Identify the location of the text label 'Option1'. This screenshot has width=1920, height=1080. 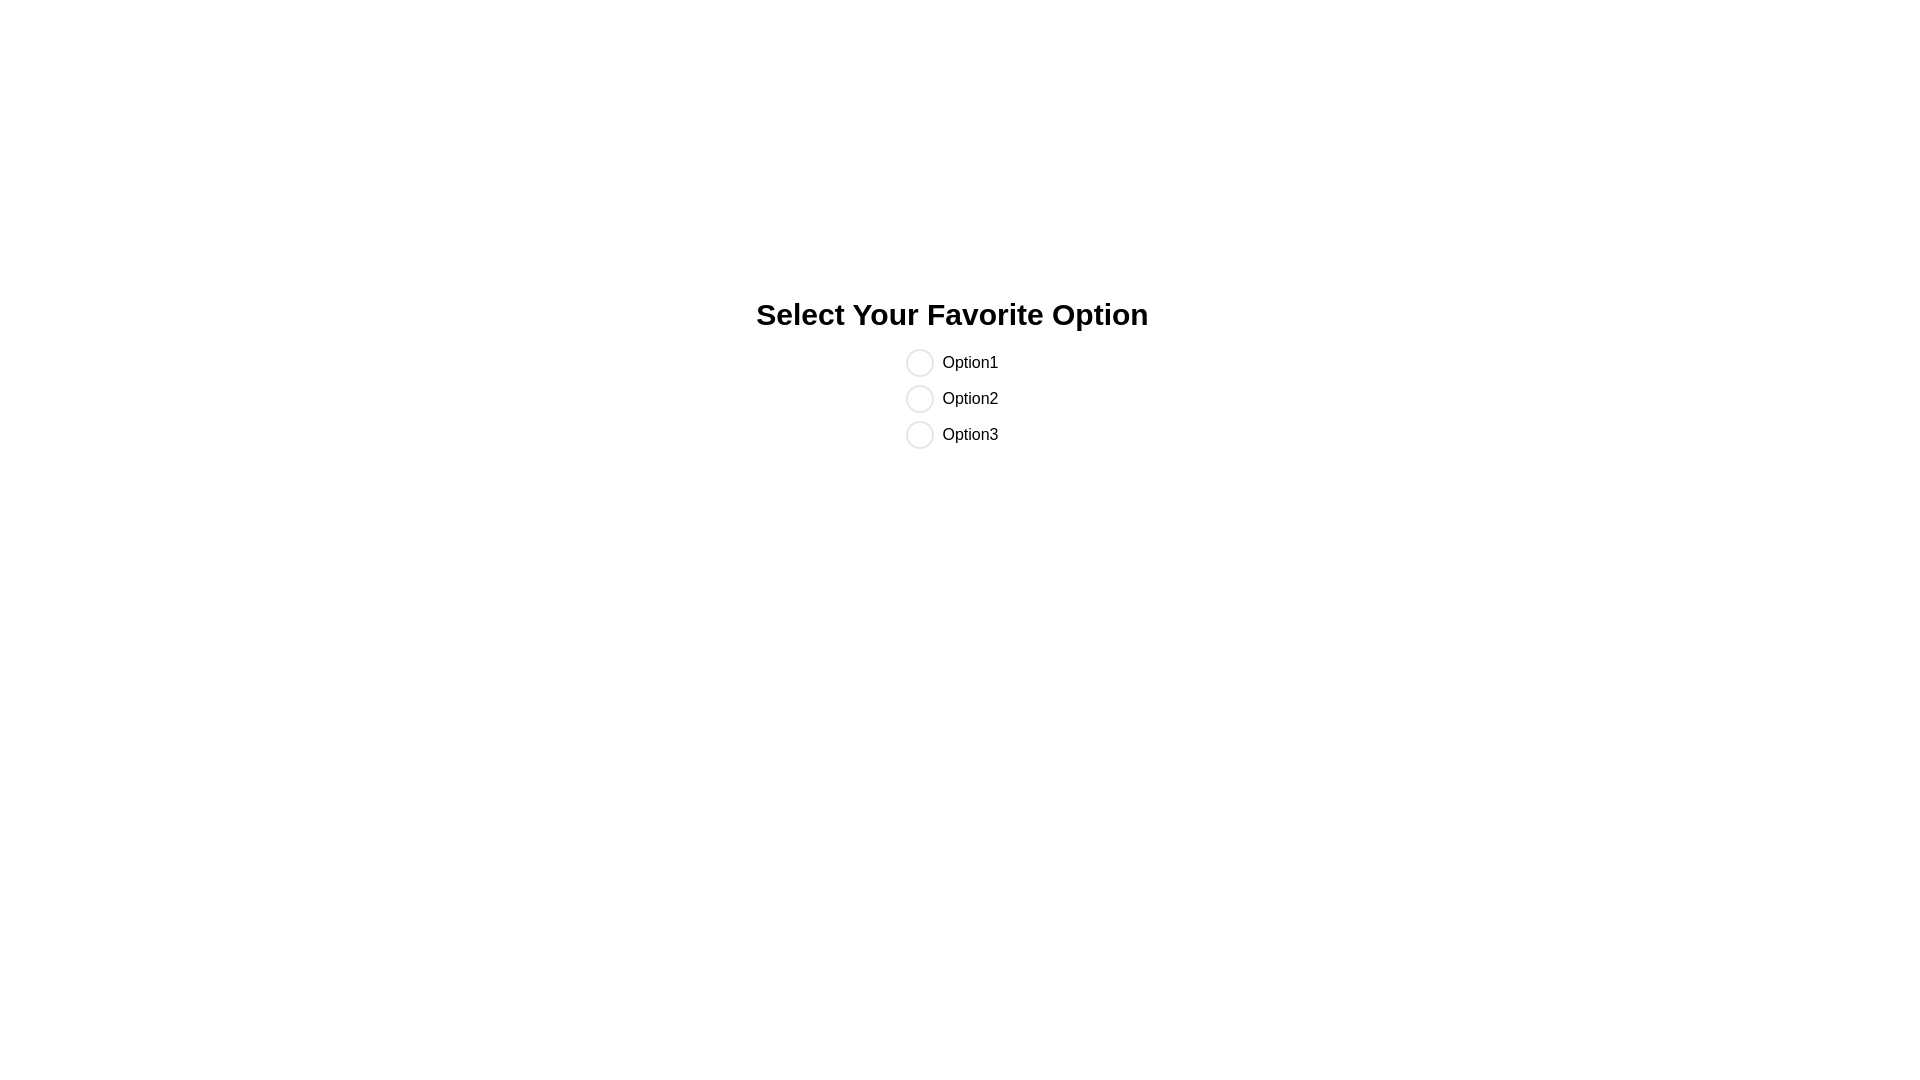
(970, 362).